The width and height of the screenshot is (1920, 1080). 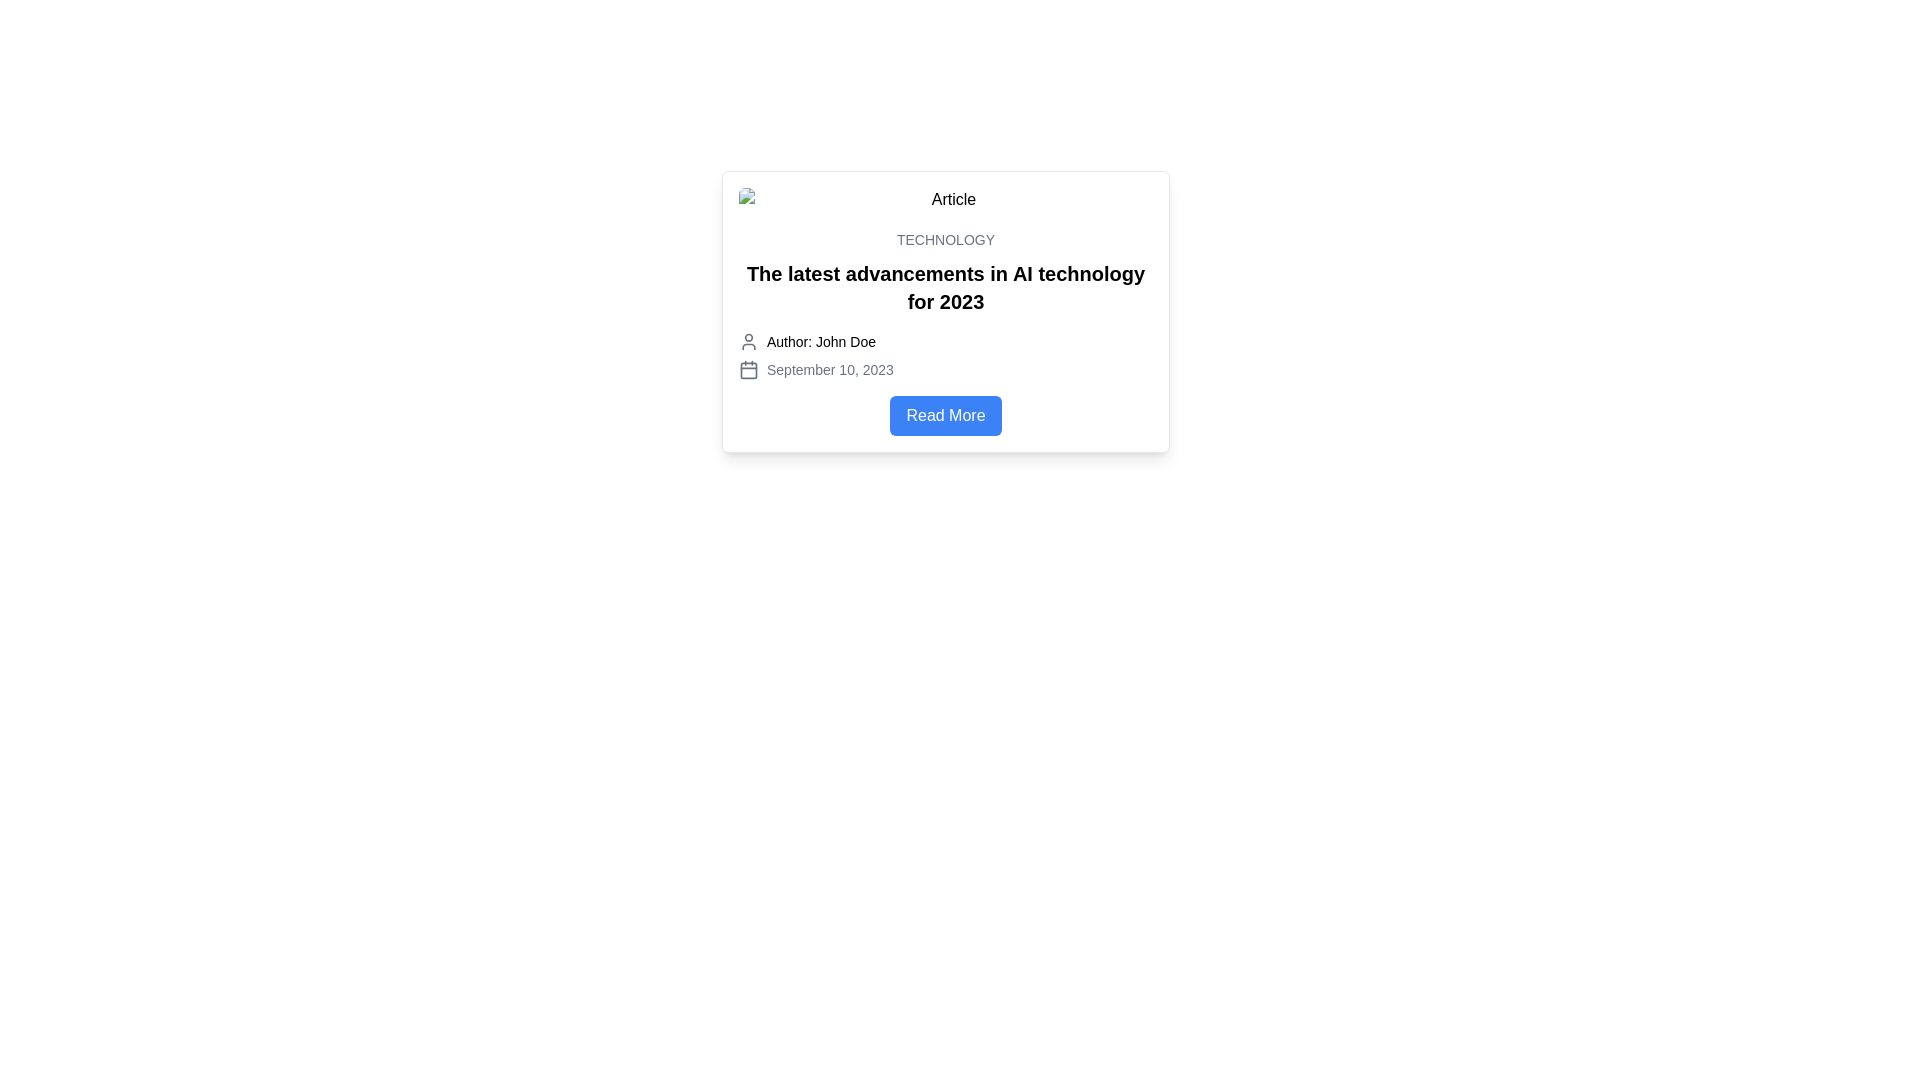 I want to click on the background component of the calendar icon in the article card, which supports the icon's design, so click(x=747, y=370).